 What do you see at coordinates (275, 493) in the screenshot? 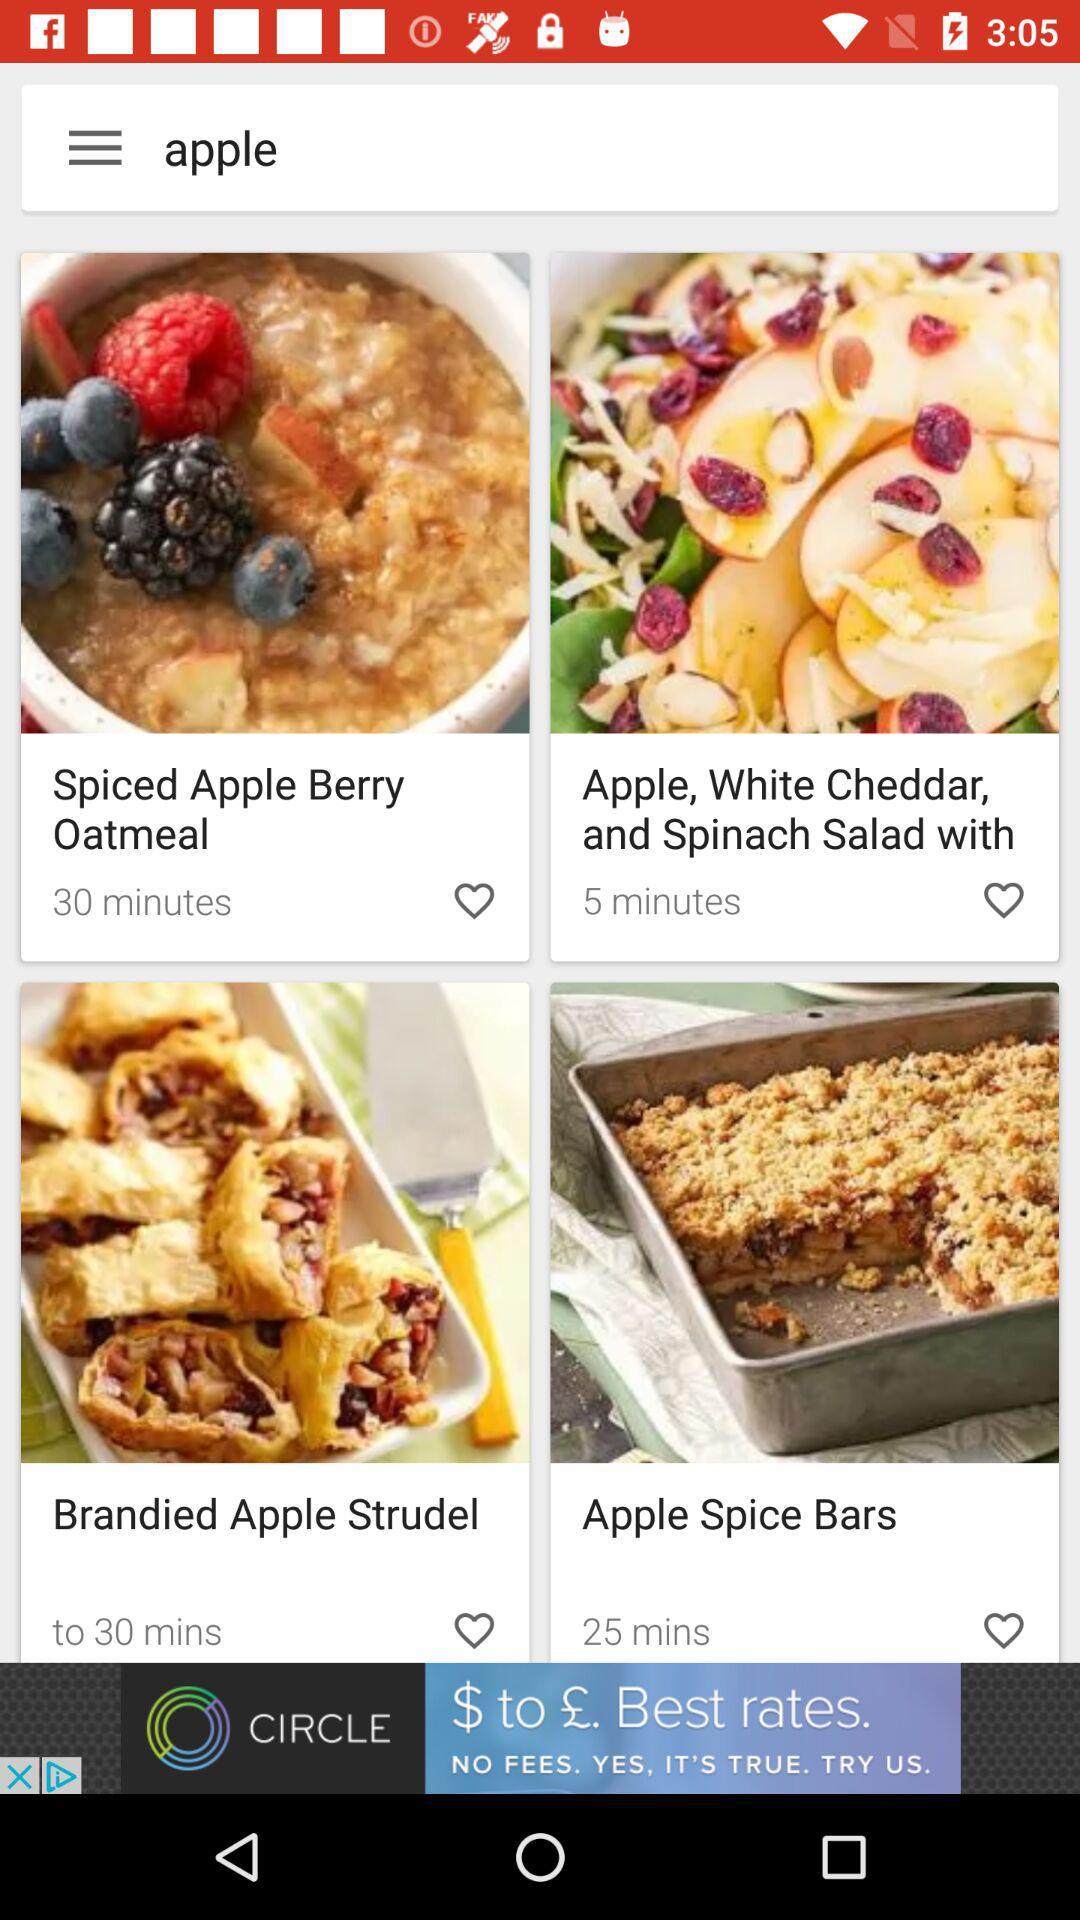
I see `the image which is on the top left corner of the screen` at bounding box center [275, 493].